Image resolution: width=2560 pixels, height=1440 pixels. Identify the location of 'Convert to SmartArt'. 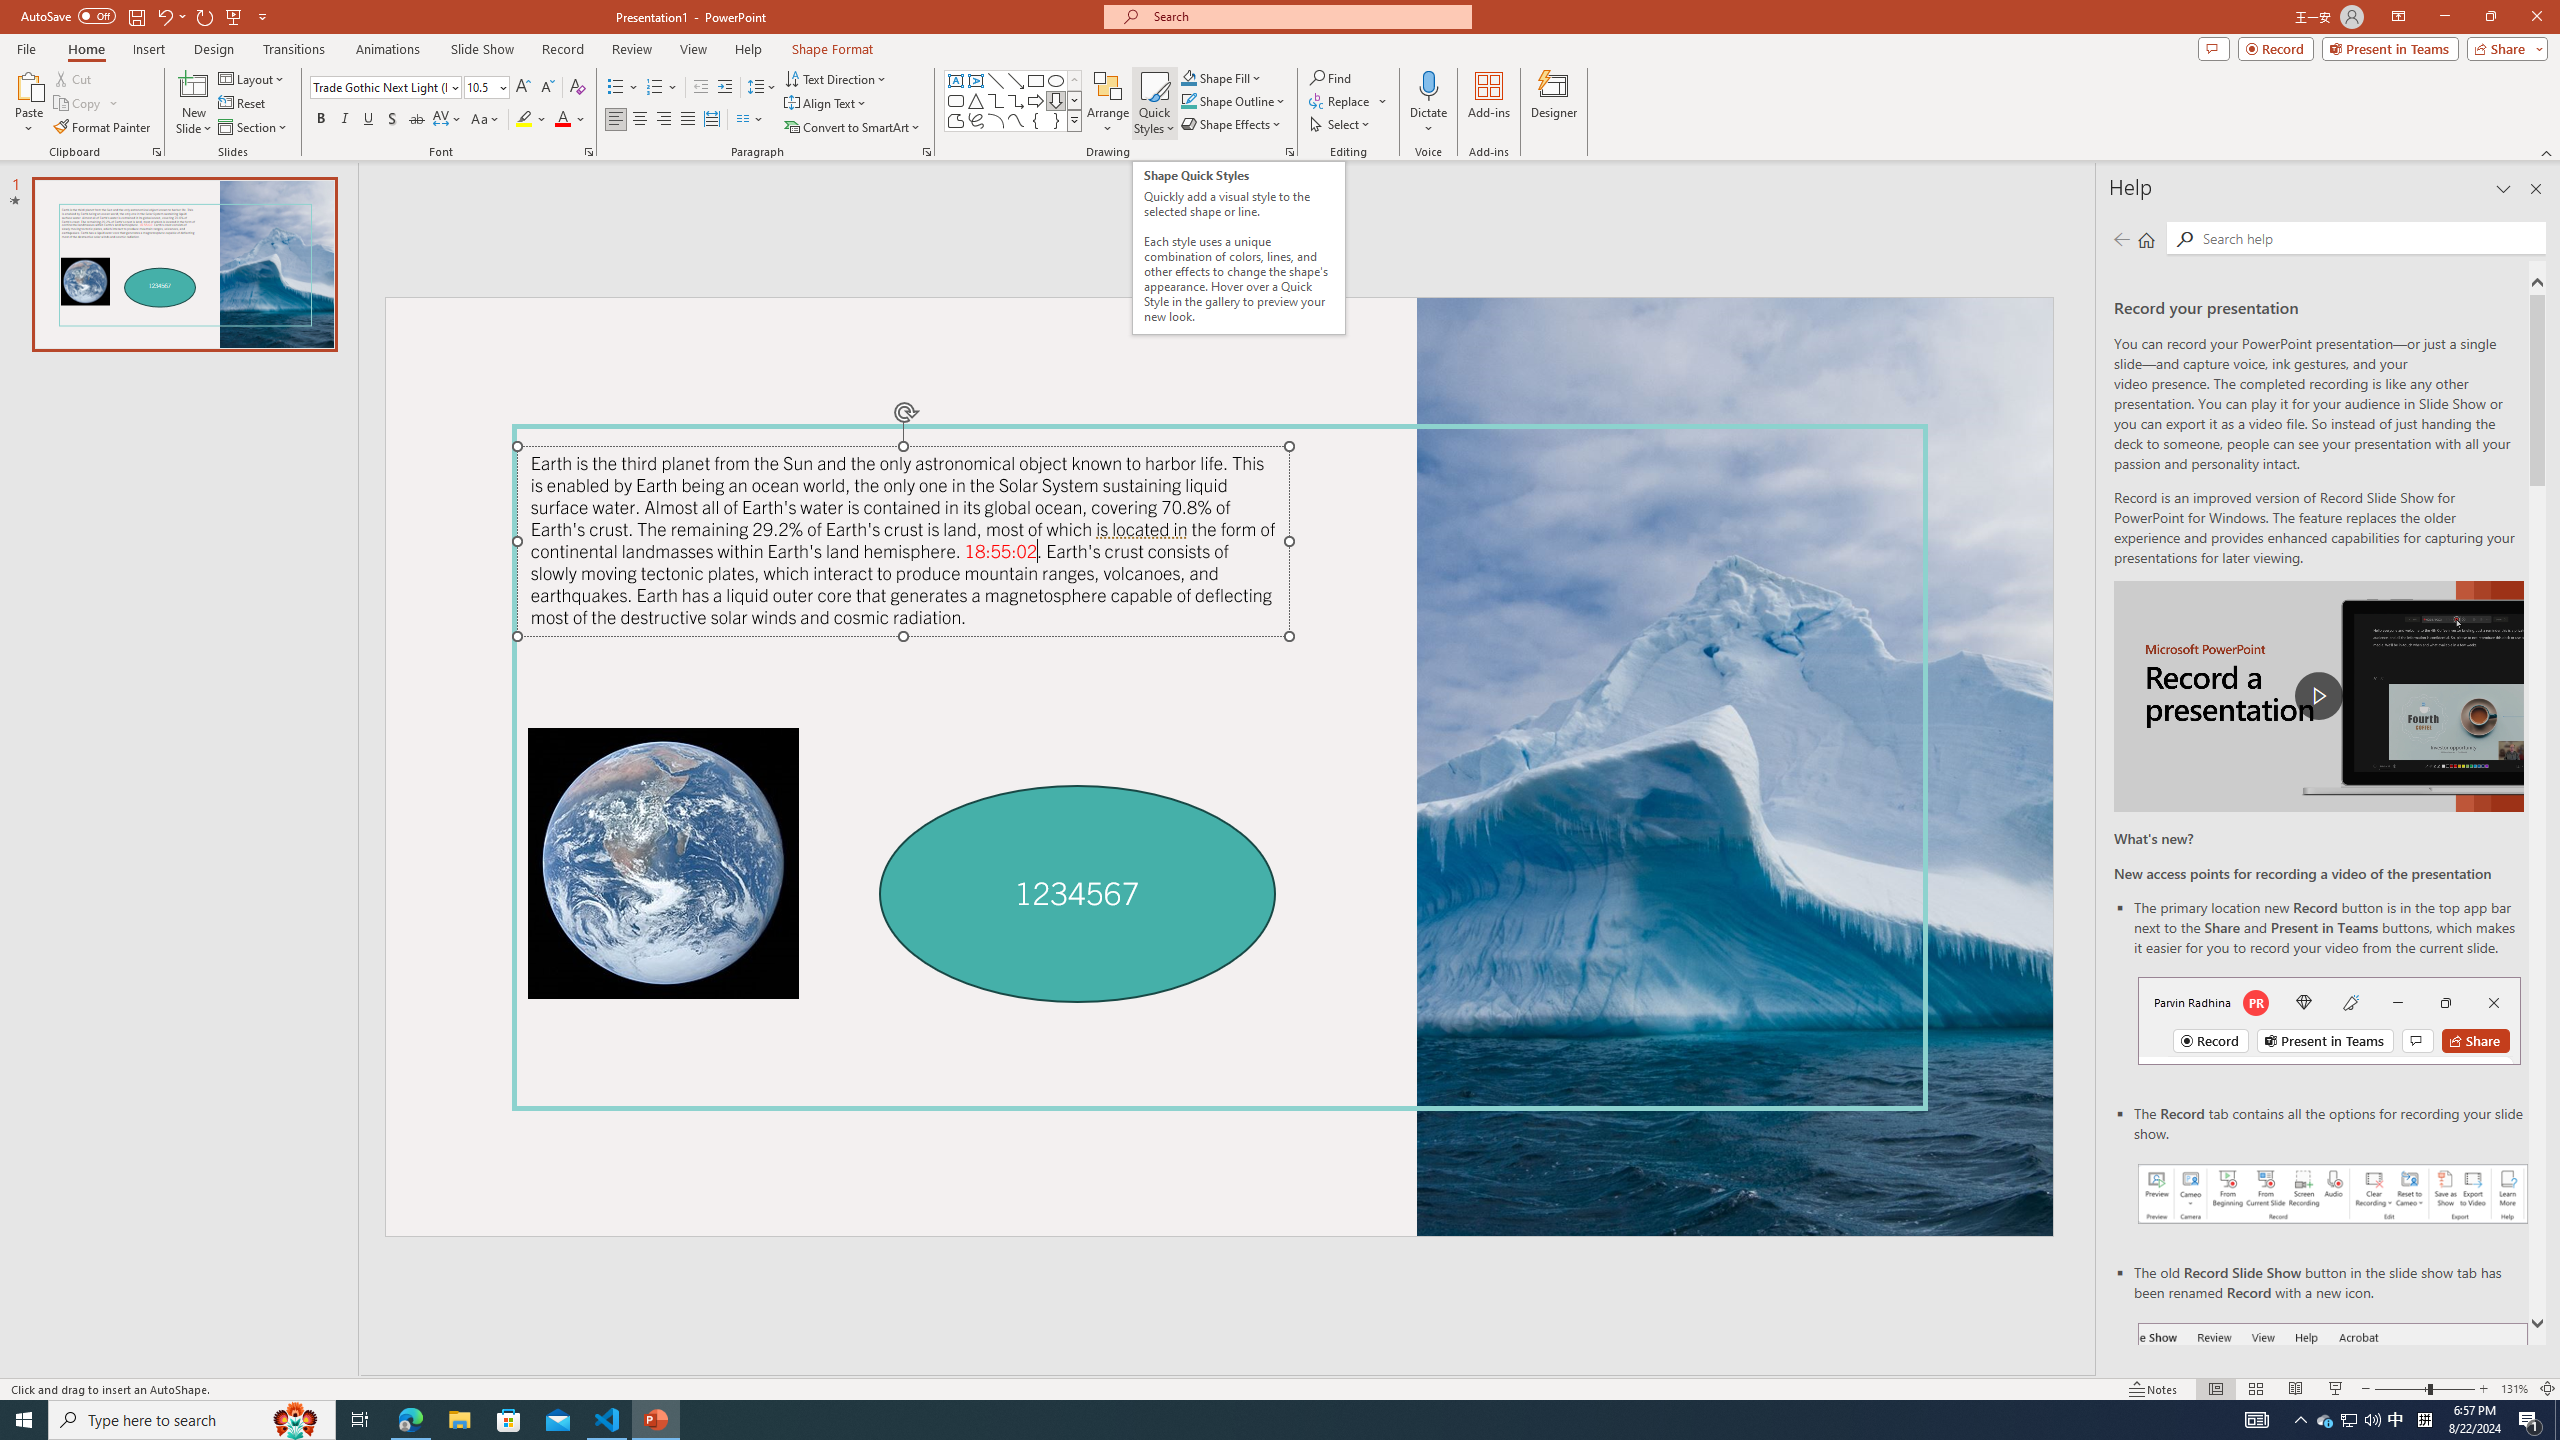
(852, 127).